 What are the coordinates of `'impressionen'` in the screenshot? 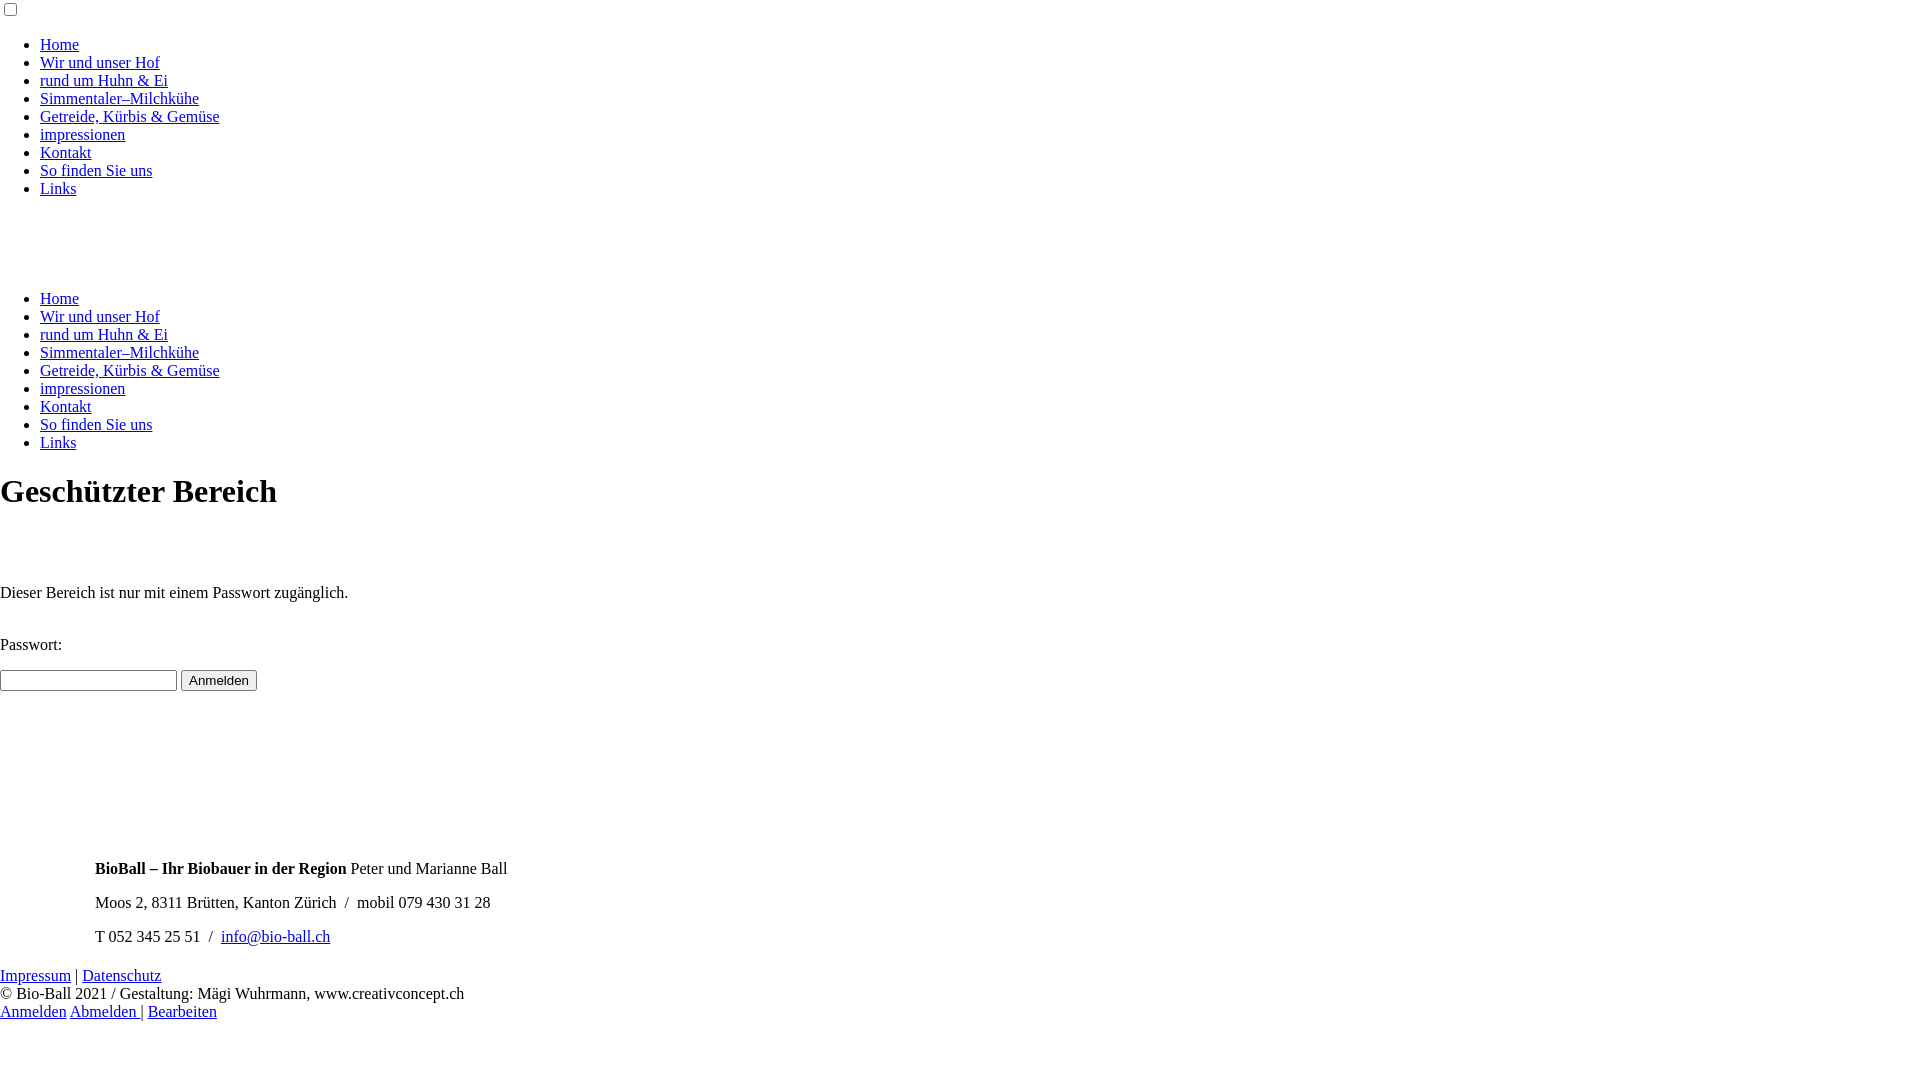 It's located at (81, 134).